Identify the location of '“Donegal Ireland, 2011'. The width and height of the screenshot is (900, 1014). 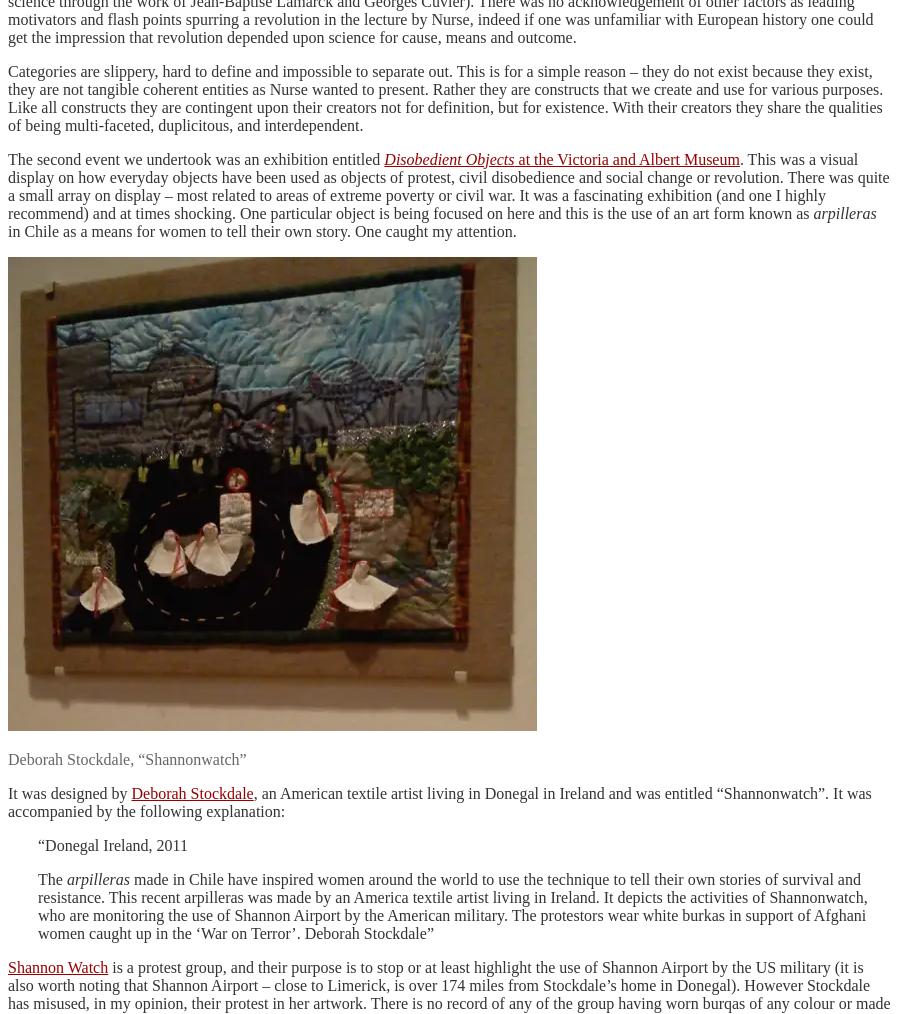
(113, 844).